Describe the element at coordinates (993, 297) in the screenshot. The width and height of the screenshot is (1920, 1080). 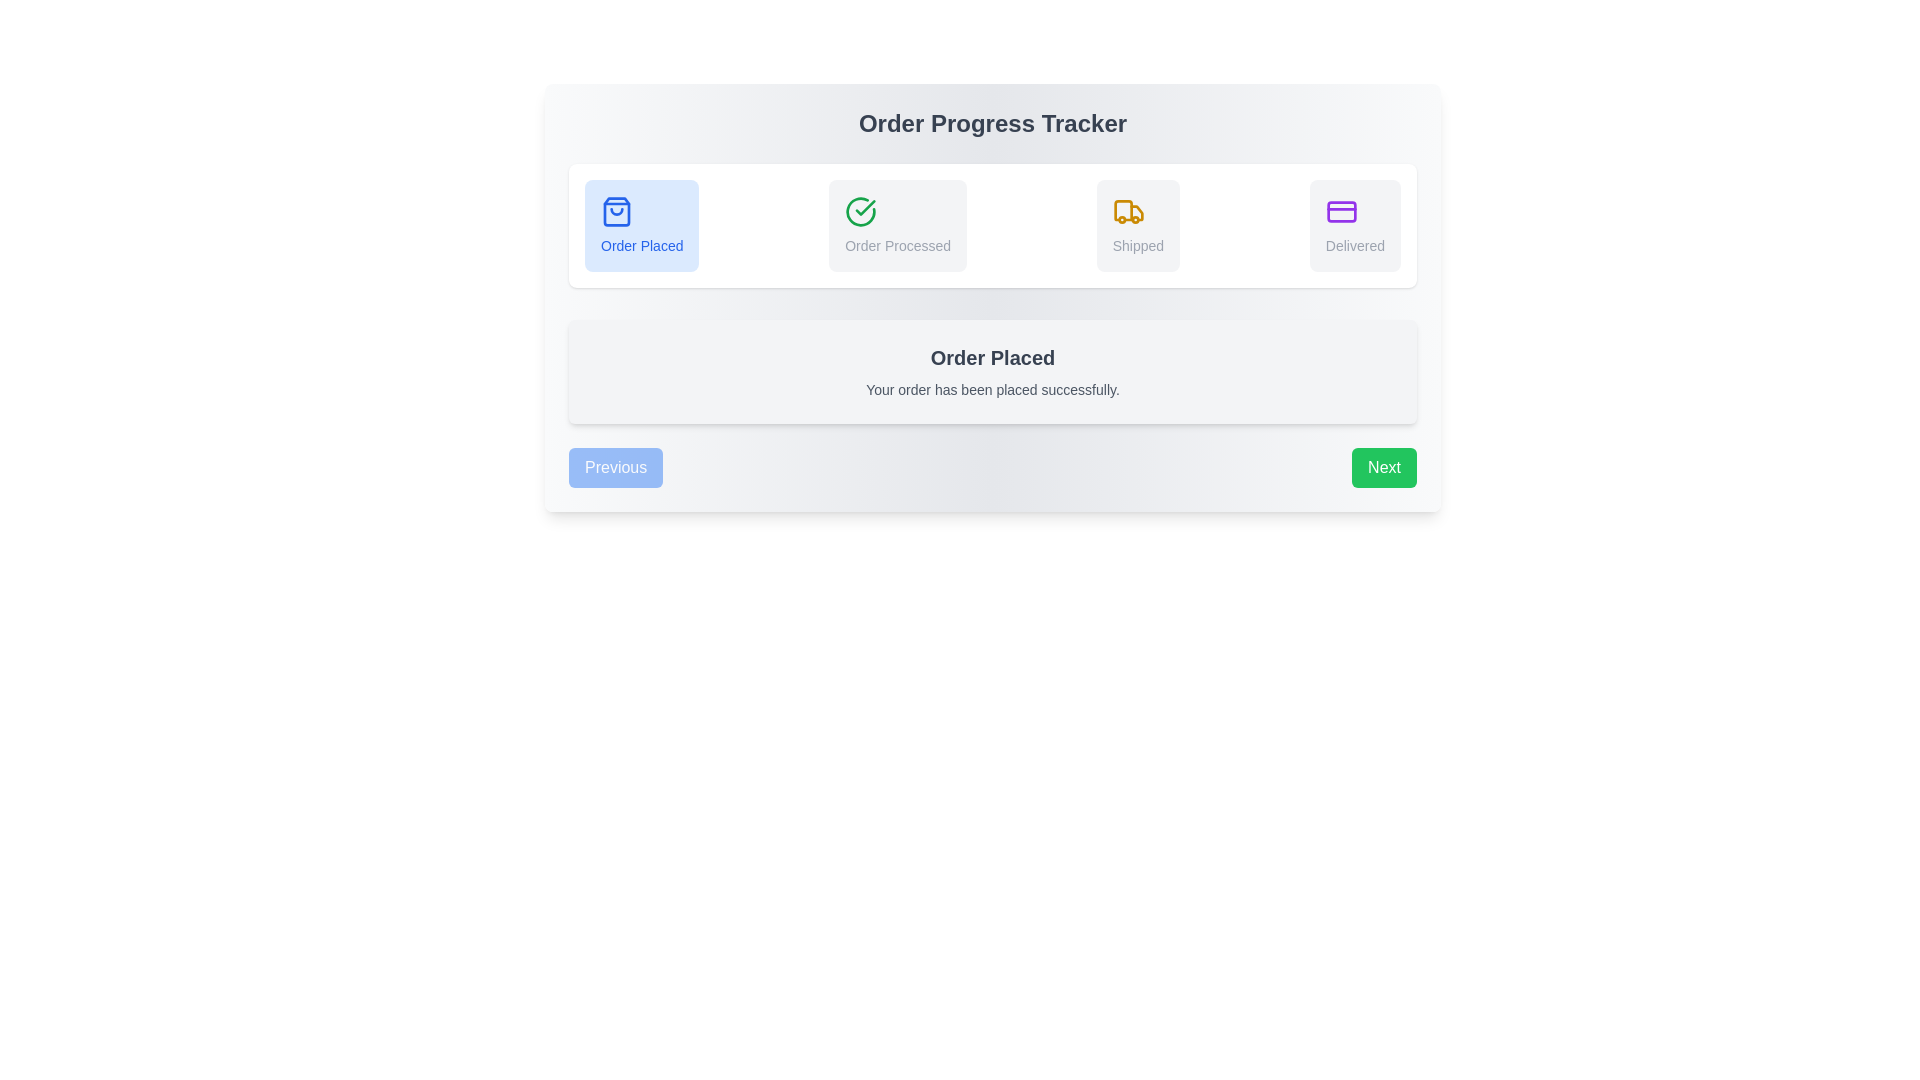
I see `the specific stage within the 'Order Progress Tracker'` at that location.